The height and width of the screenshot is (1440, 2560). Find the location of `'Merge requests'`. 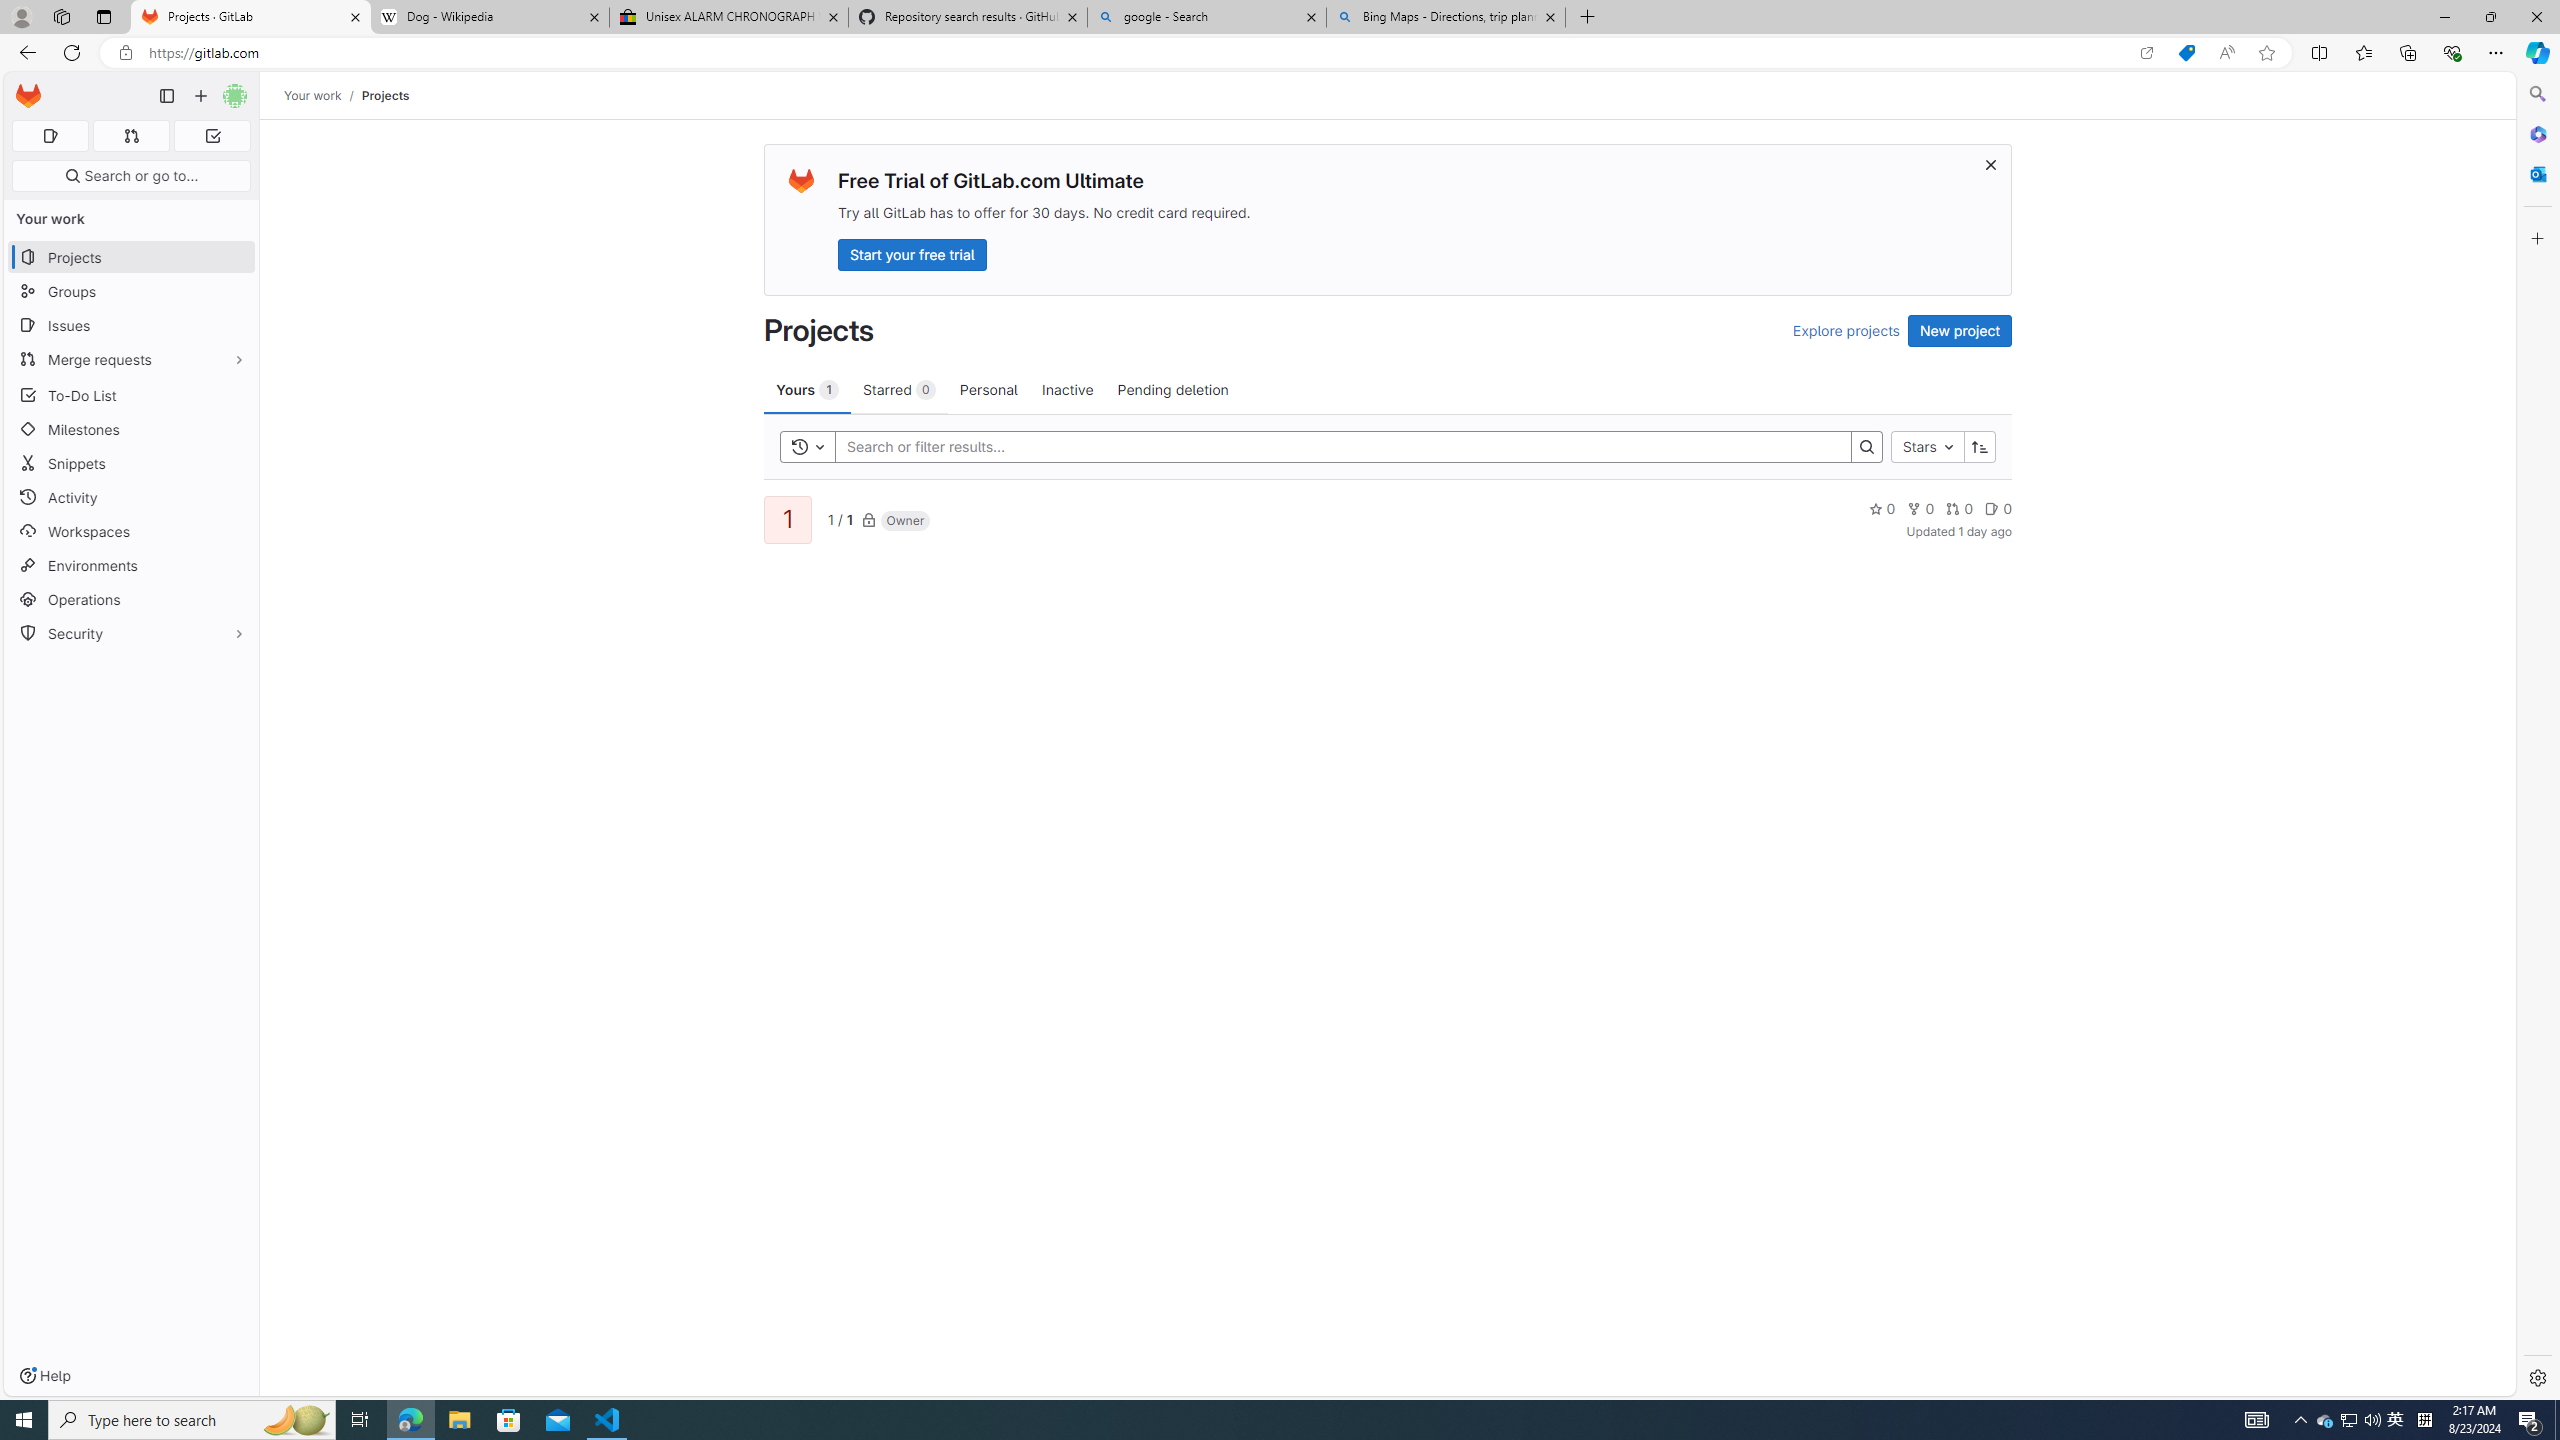

'Merge requests' is located at coordinates (130, 359).